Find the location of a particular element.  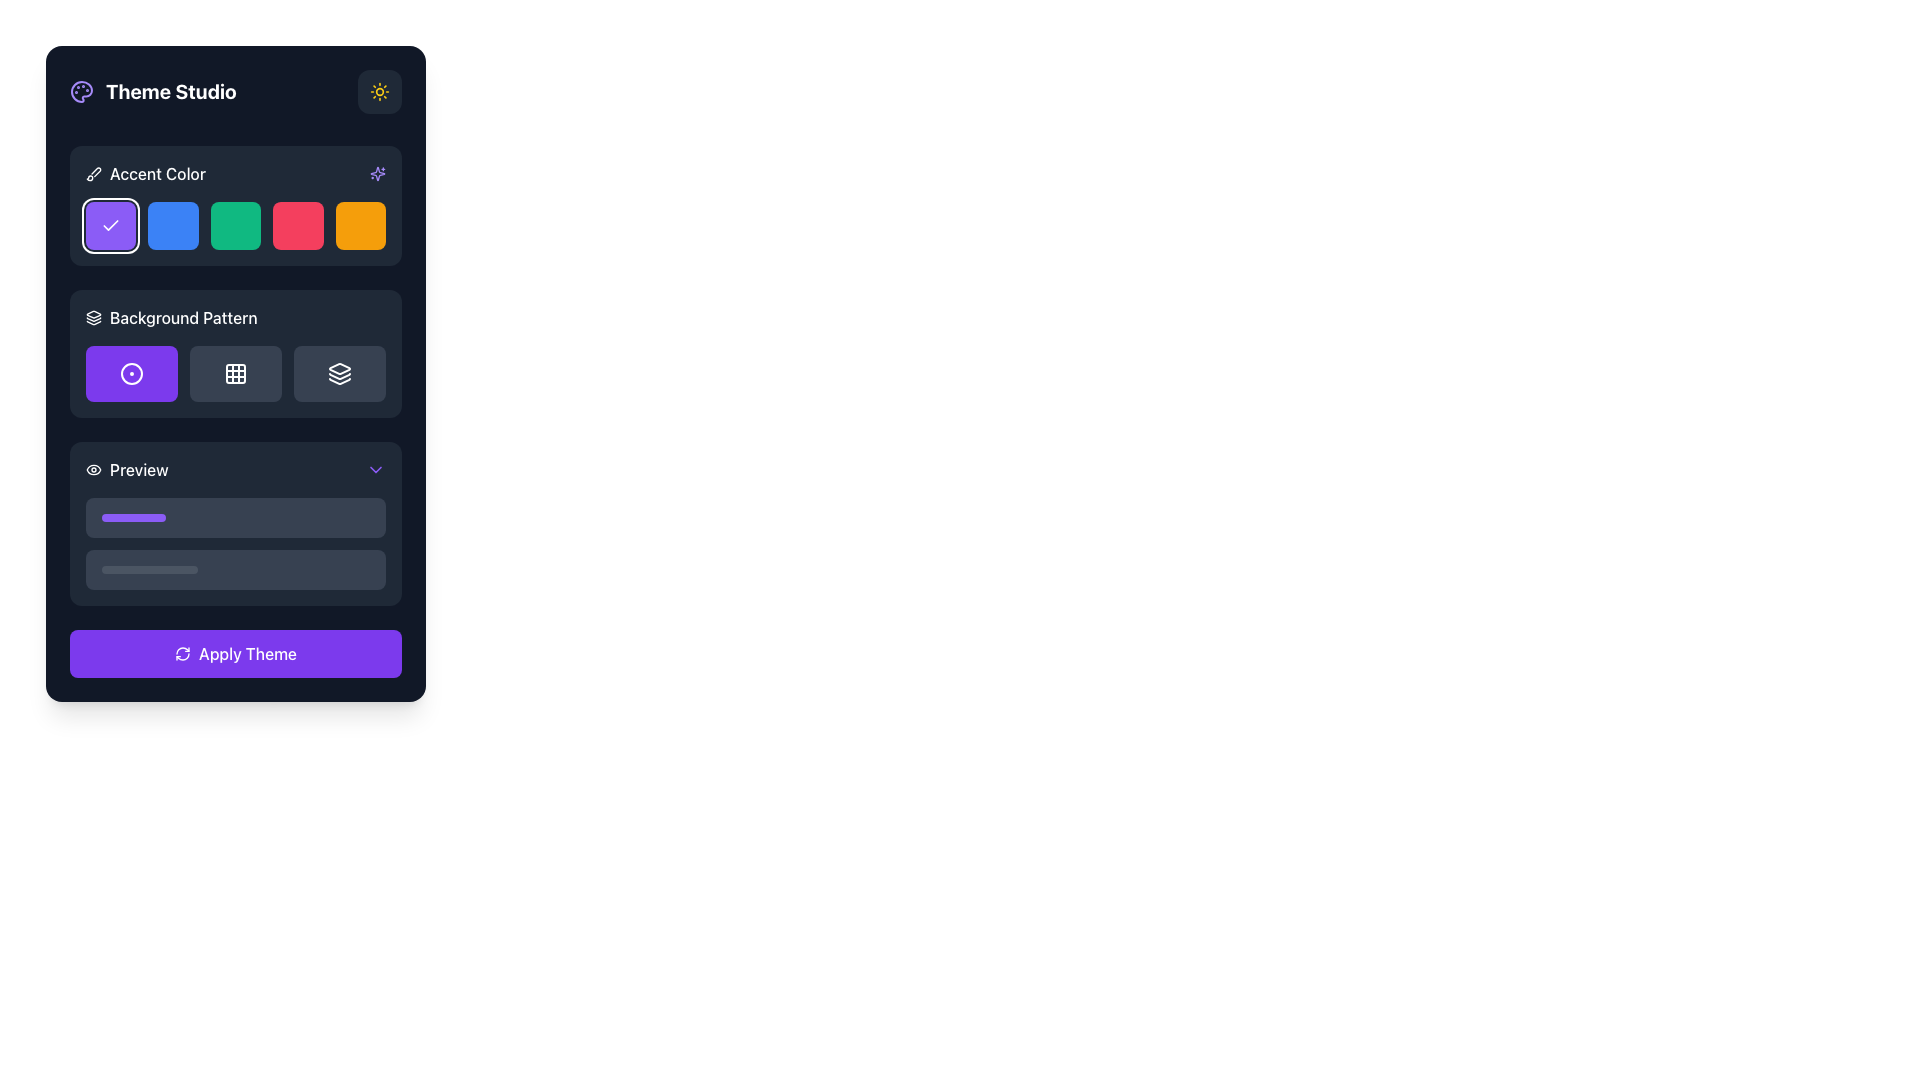

the second icon under the 'Background Pattern' section is located at coordinates (340, 375).